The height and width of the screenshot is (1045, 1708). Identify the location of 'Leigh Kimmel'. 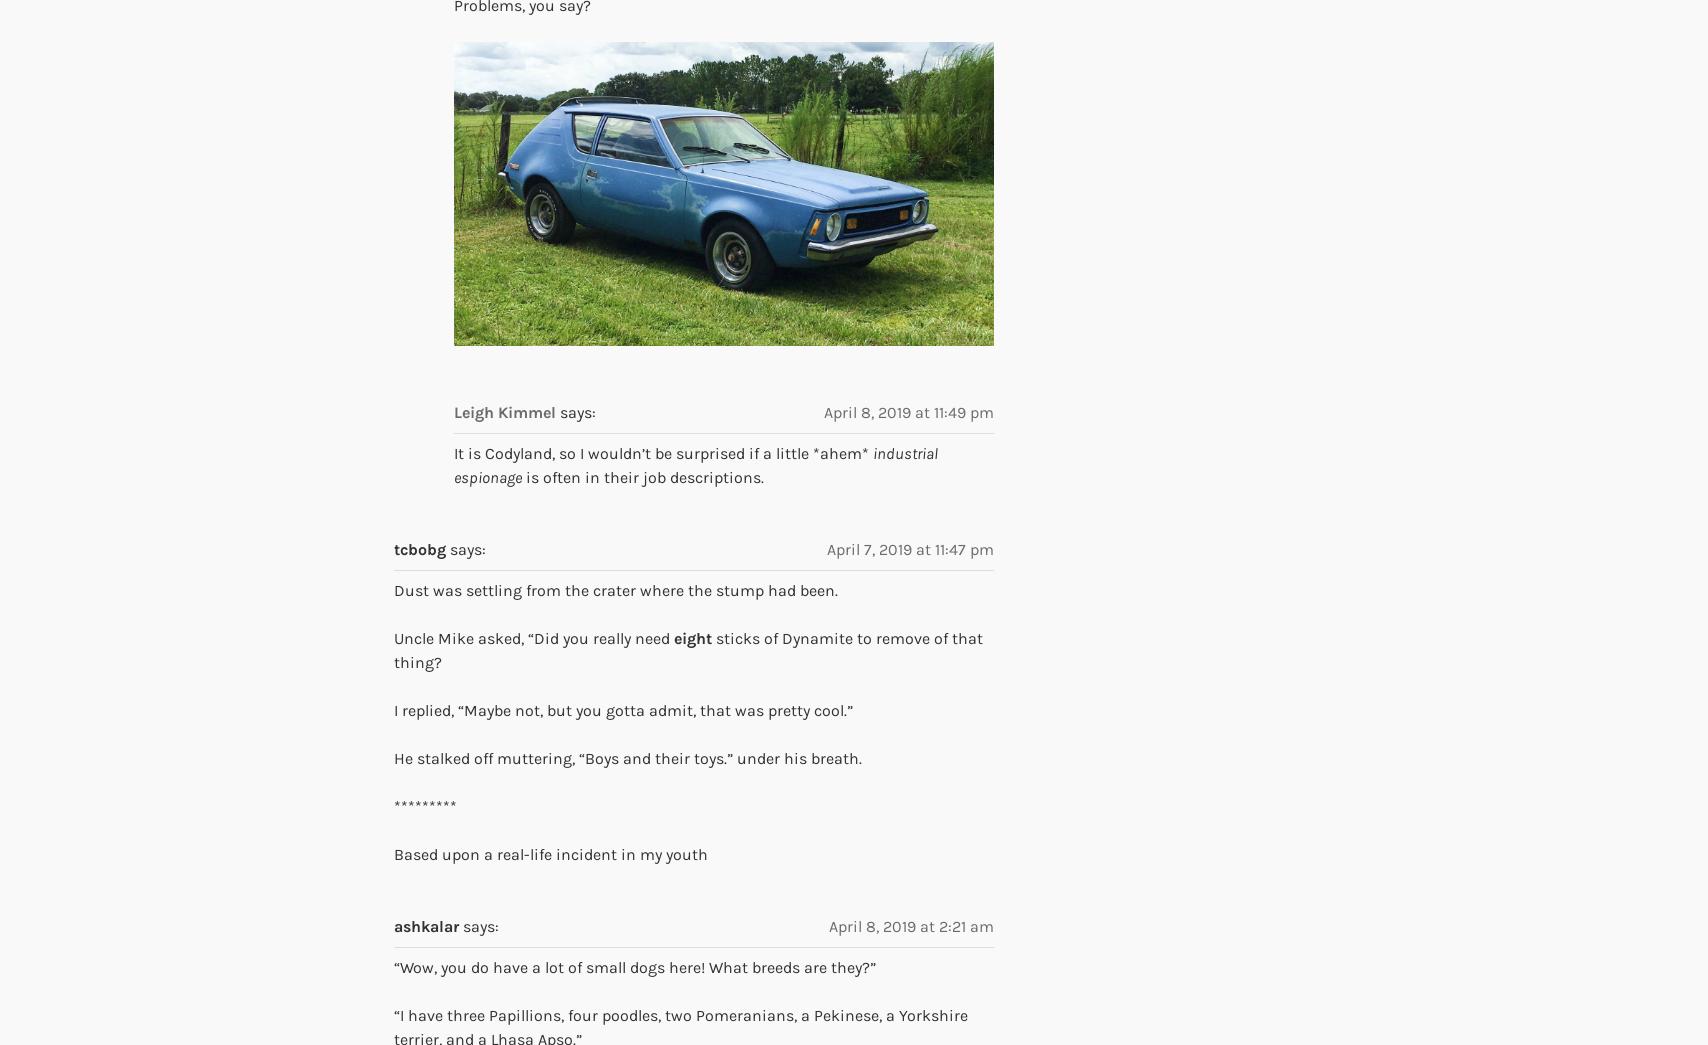
(505, 411).